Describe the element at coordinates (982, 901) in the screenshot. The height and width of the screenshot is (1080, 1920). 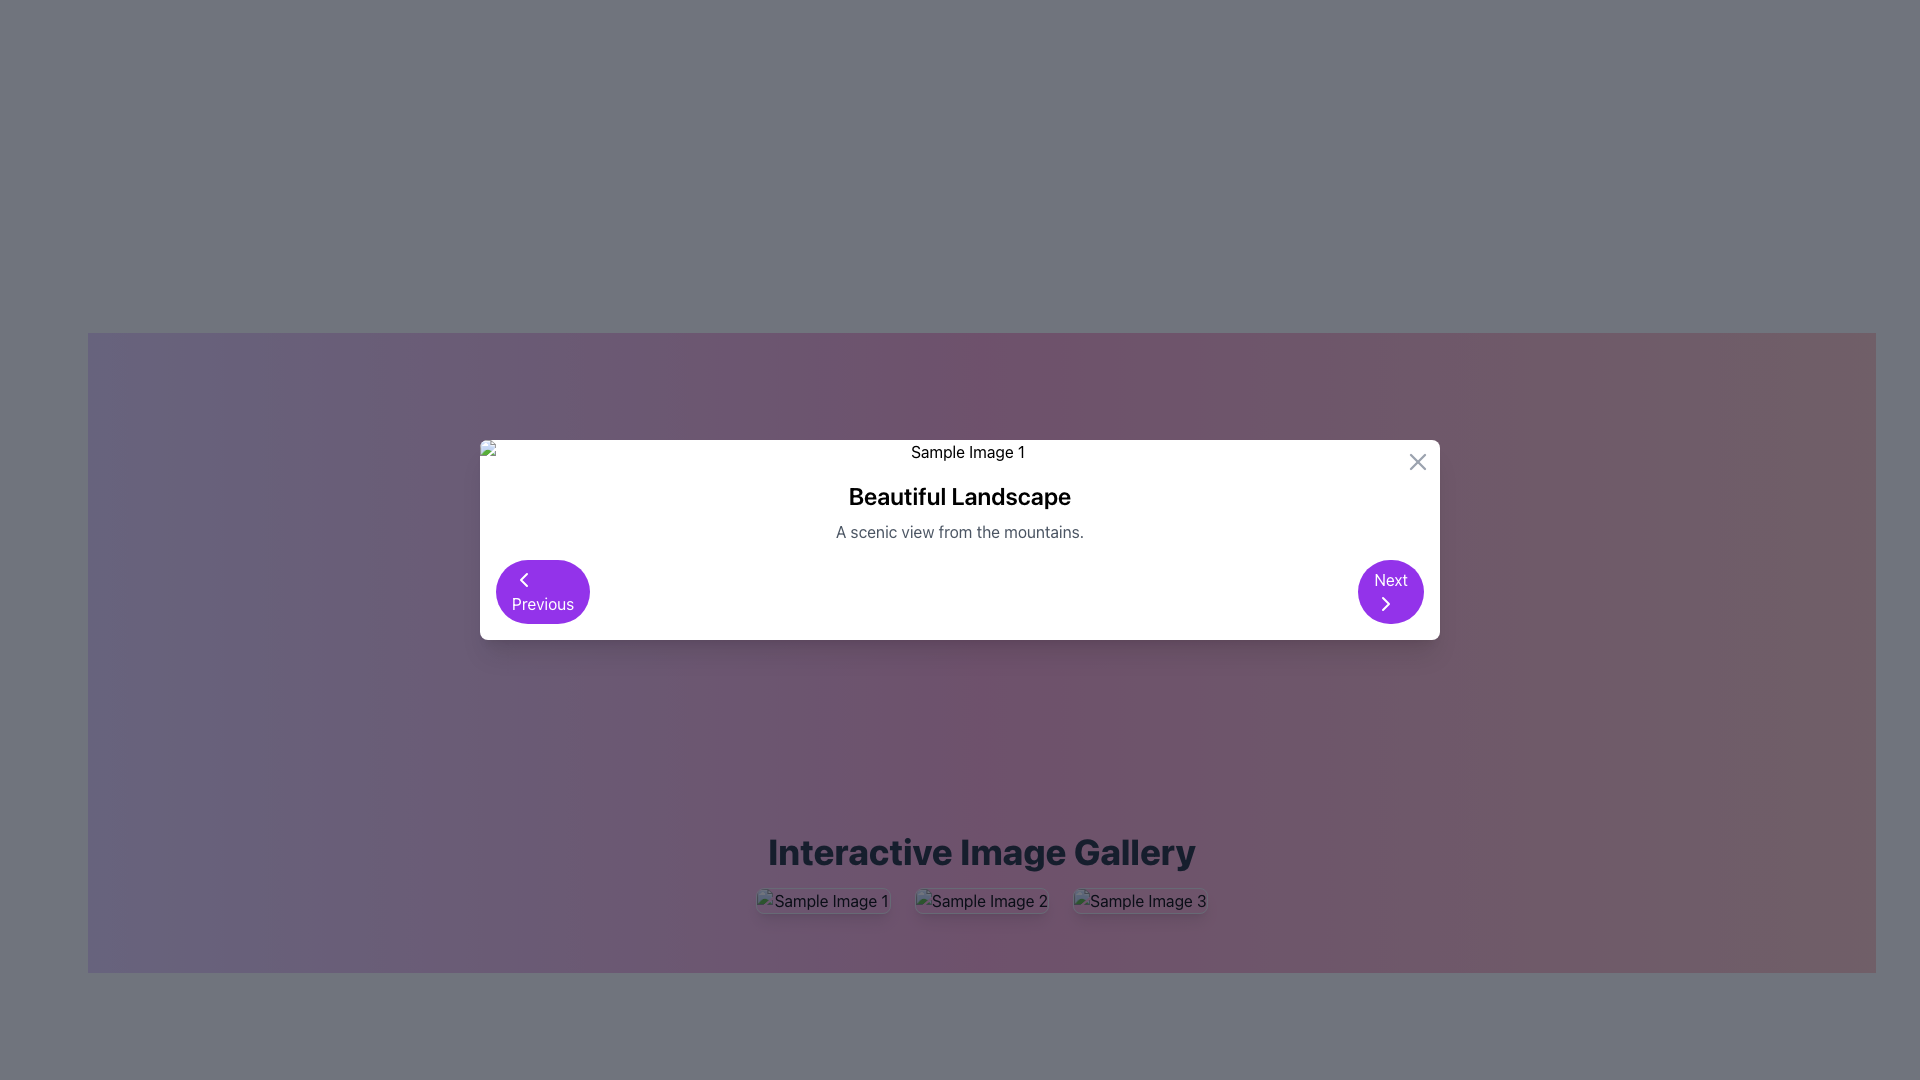
I see `the second image` at that location.